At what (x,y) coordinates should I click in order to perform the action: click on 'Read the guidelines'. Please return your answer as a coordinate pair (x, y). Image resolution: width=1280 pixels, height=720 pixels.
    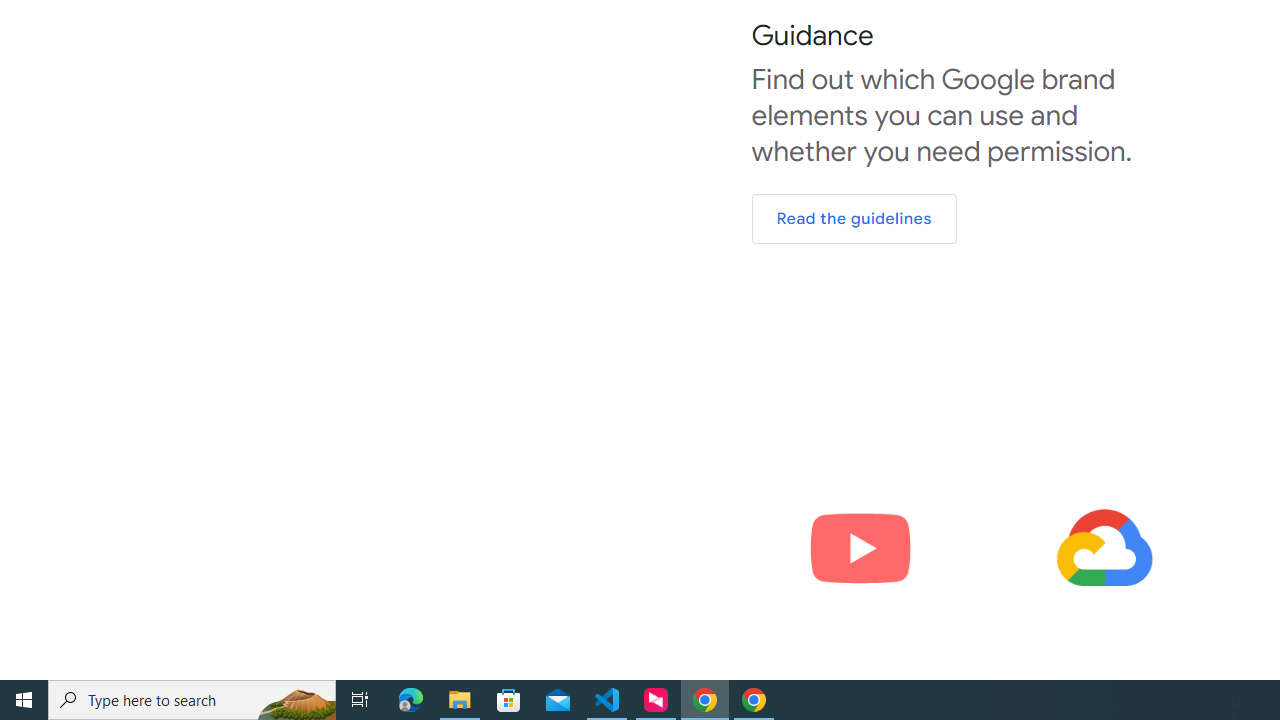
    Looking at the image, I should click on (854, 219).